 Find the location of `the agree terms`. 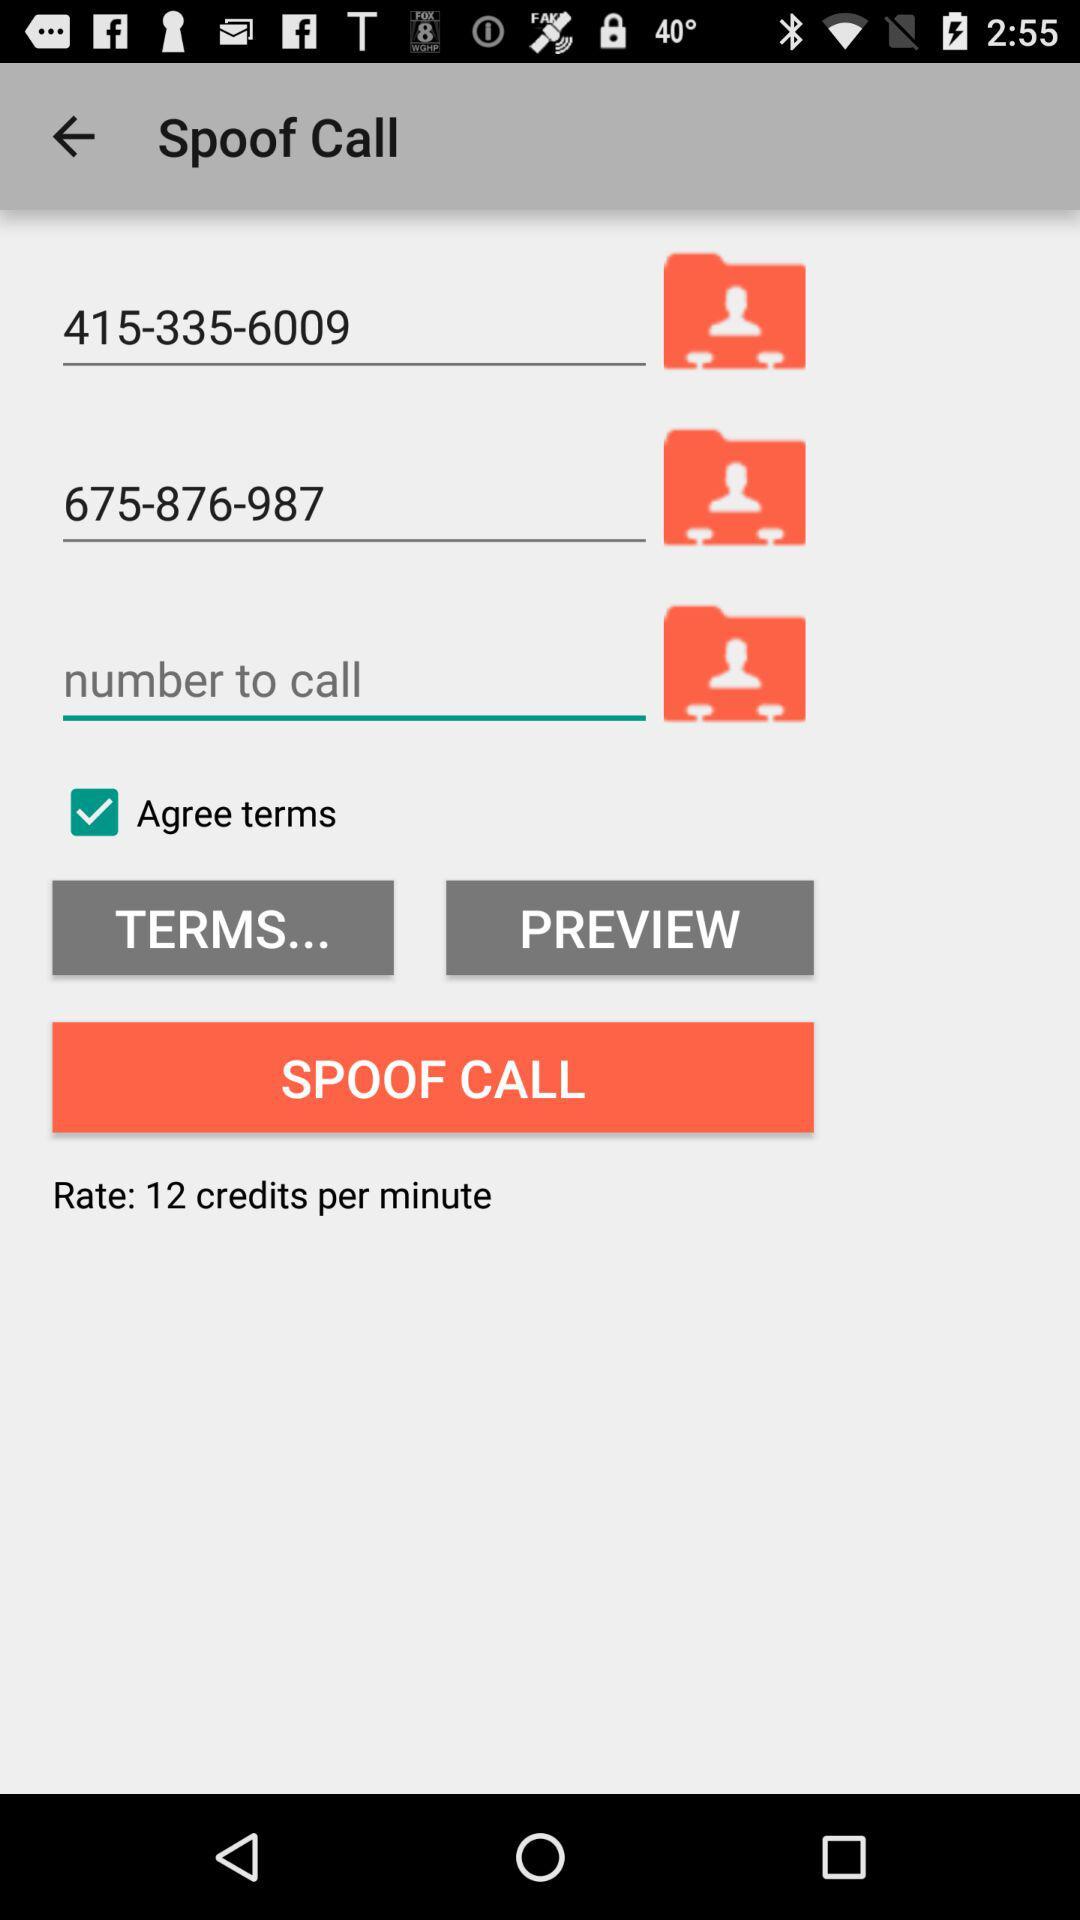

the agree terms is located at coordinates (194, 812).